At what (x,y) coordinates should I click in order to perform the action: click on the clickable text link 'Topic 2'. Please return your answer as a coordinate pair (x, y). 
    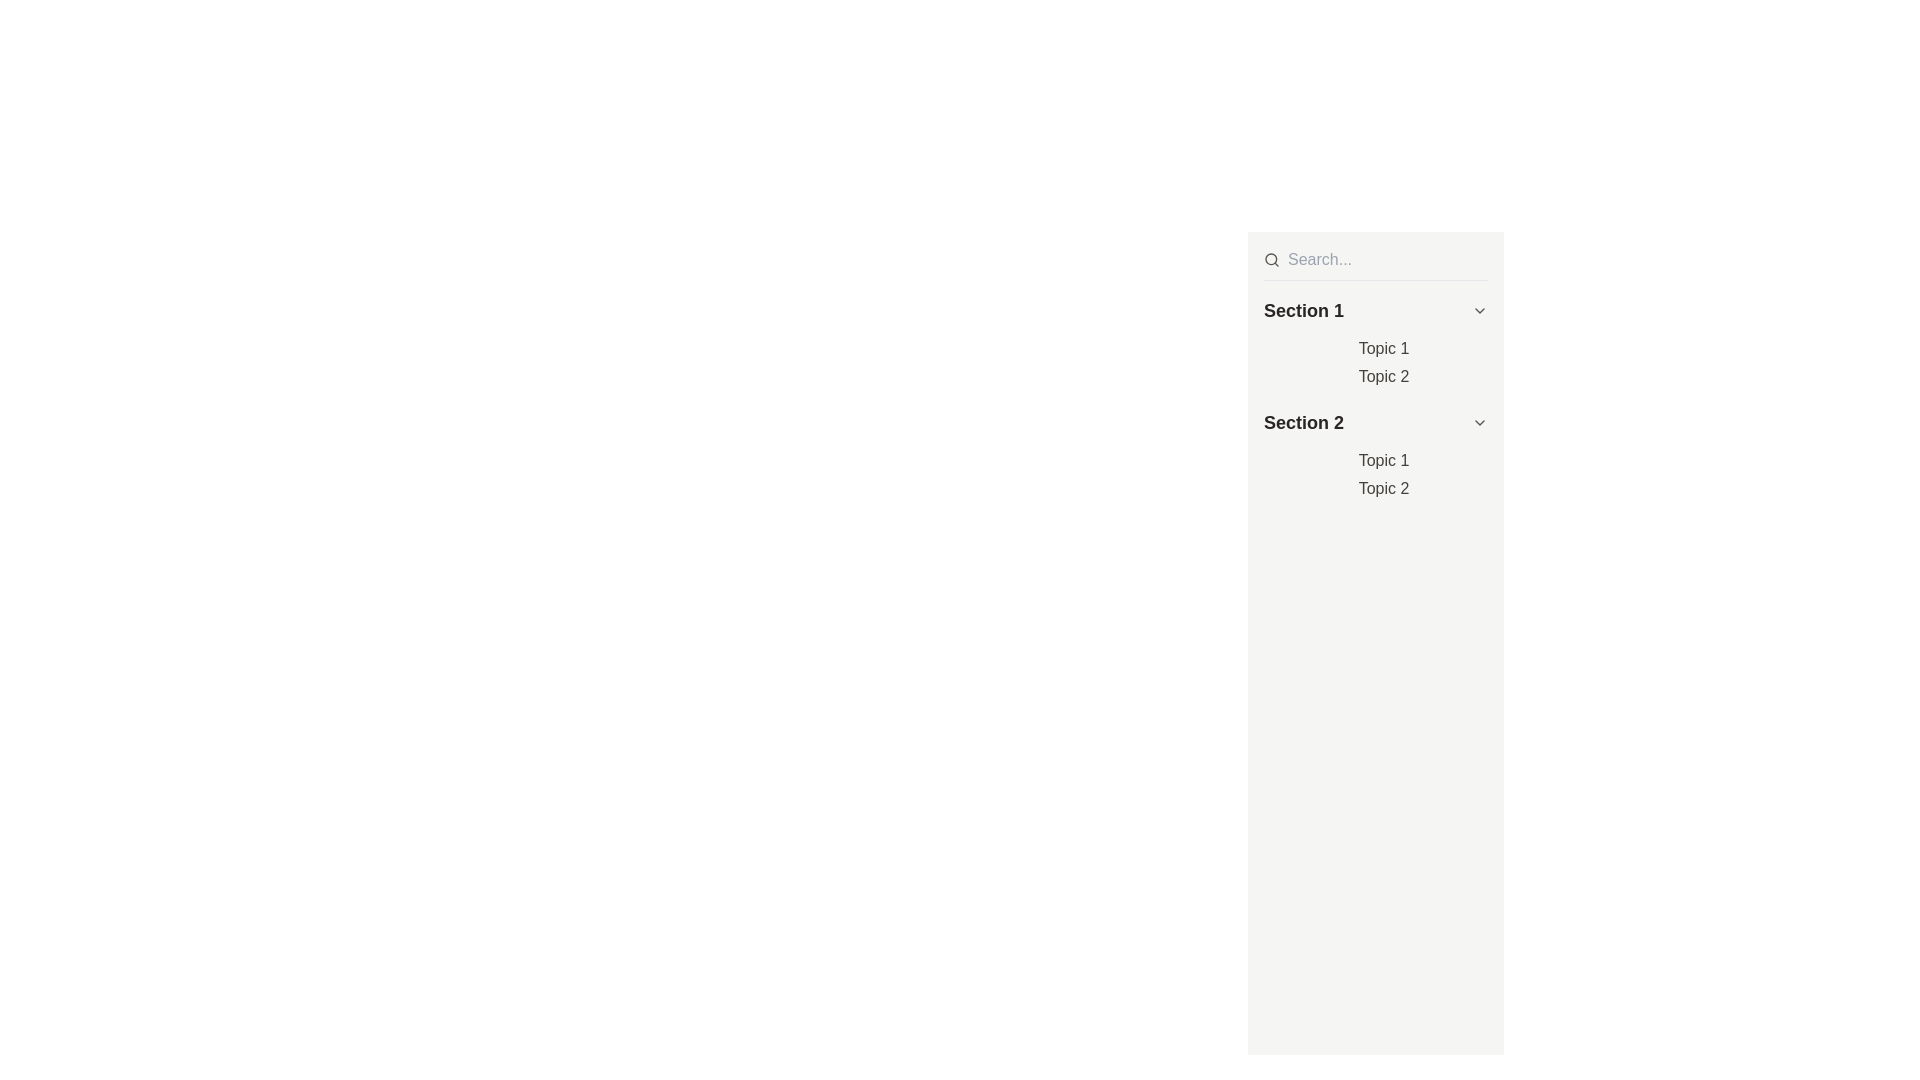
    Looking at the image, I should click on (1382, 489).